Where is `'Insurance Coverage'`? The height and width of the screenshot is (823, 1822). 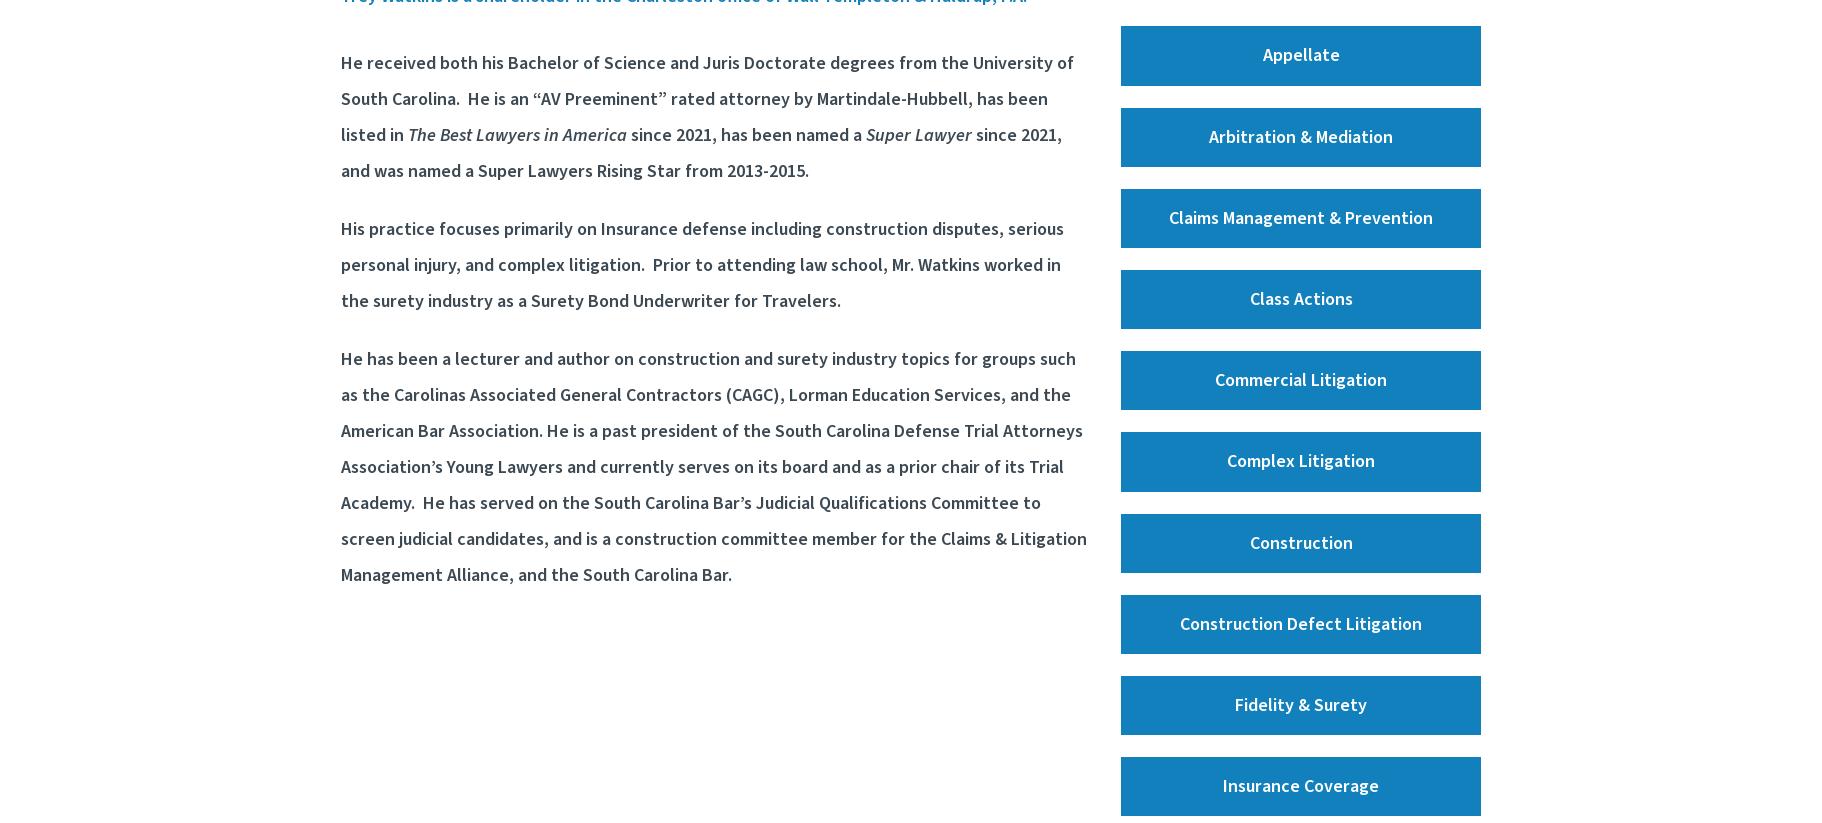
'Insurance Coverage' is located at coordinates (1300, 785).